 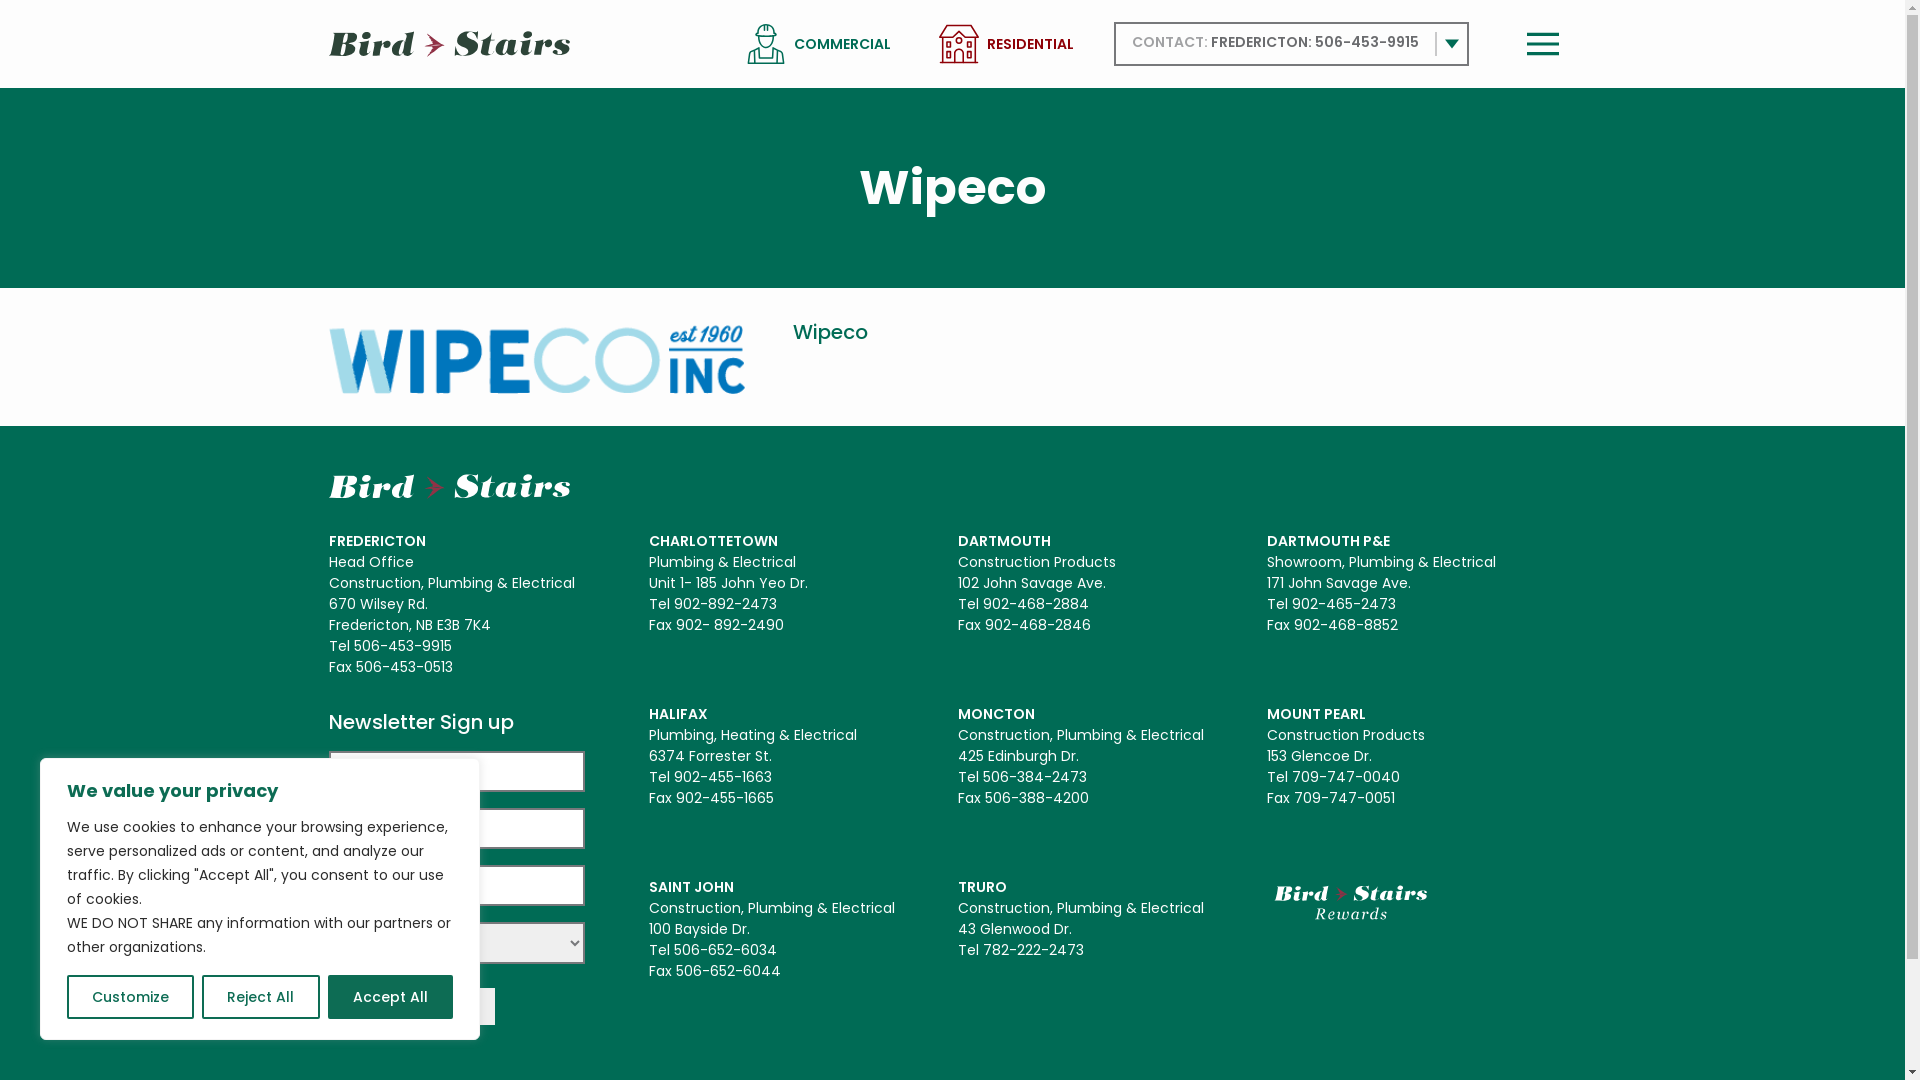 I want to click on '506-652-6034', so click(x=673, y=948).